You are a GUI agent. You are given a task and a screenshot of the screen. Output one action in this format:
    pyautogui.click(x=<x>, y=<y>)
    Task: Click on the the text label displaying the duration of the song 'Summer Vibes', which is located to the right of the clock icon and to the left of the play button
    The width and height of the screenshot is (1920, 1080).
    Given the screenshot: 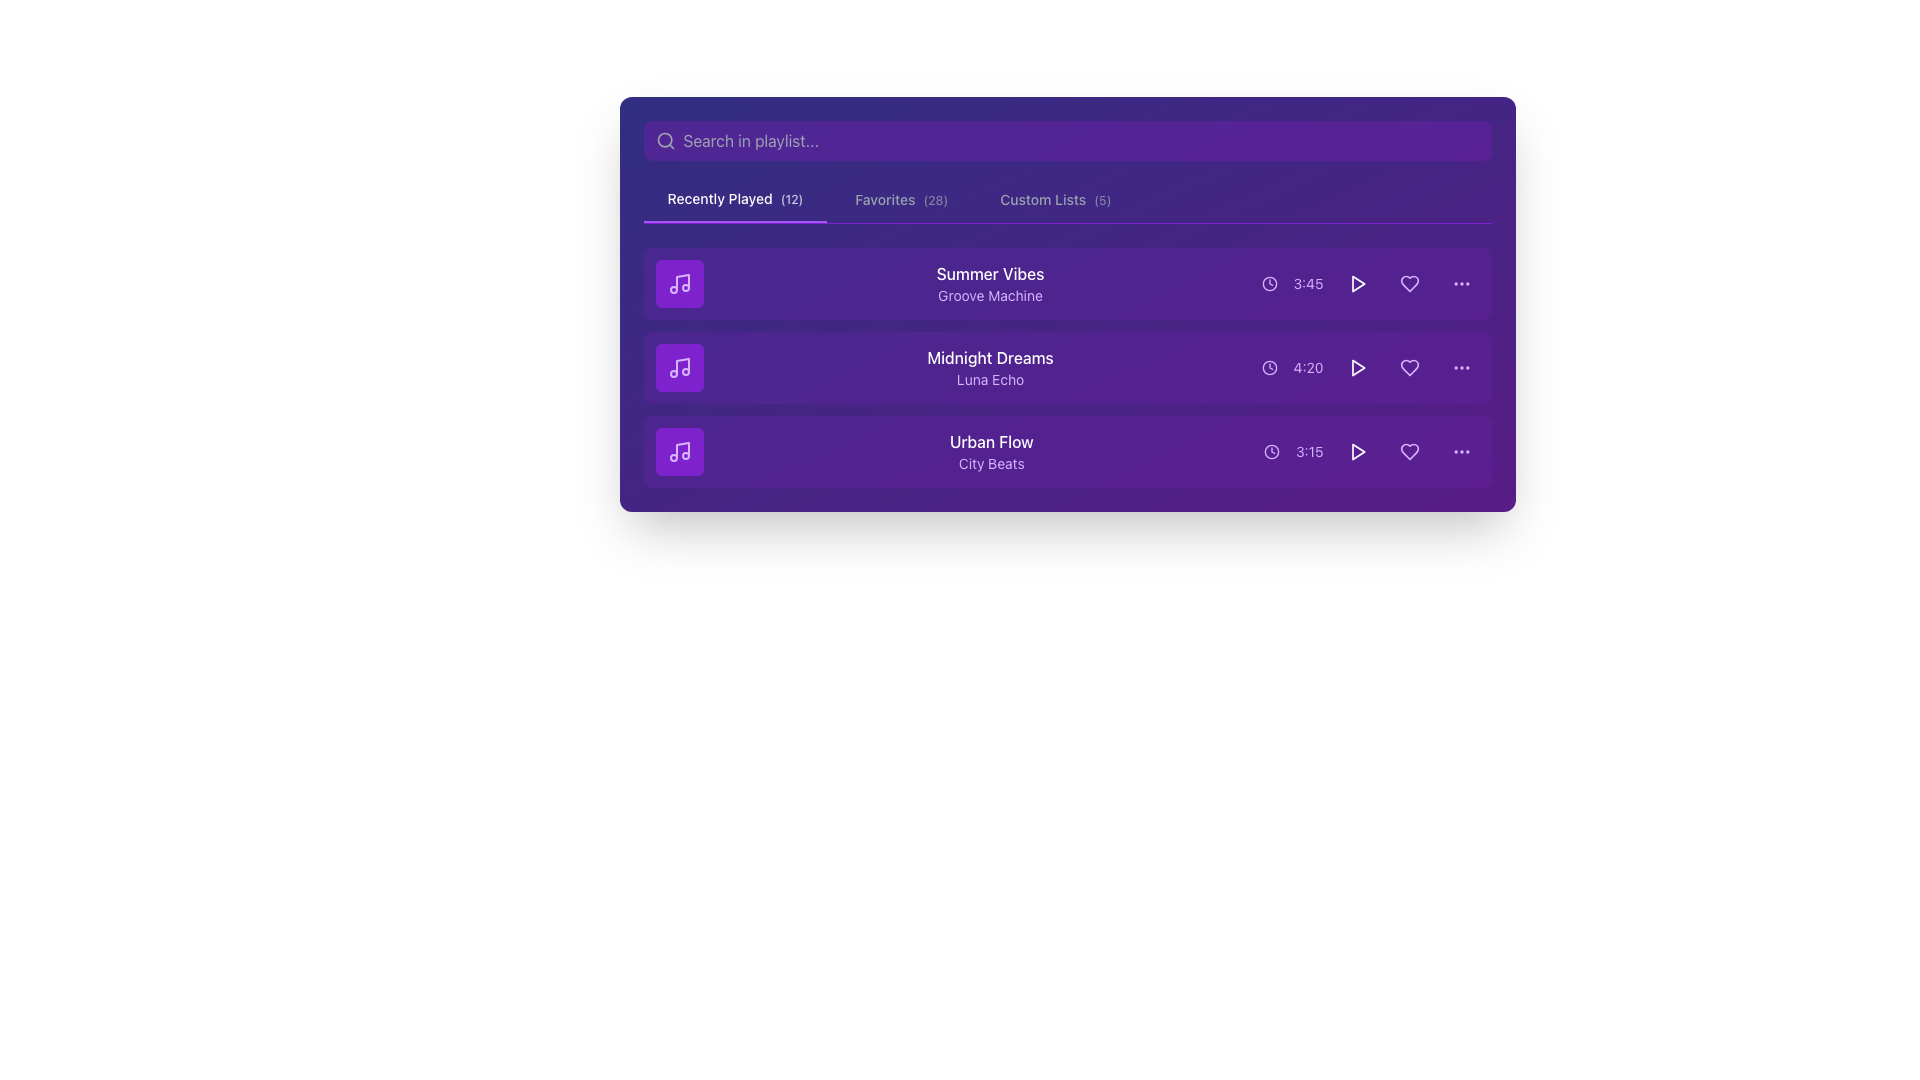 What is the action you would take?
    pyautogui.click(x=1308, y=284)
    